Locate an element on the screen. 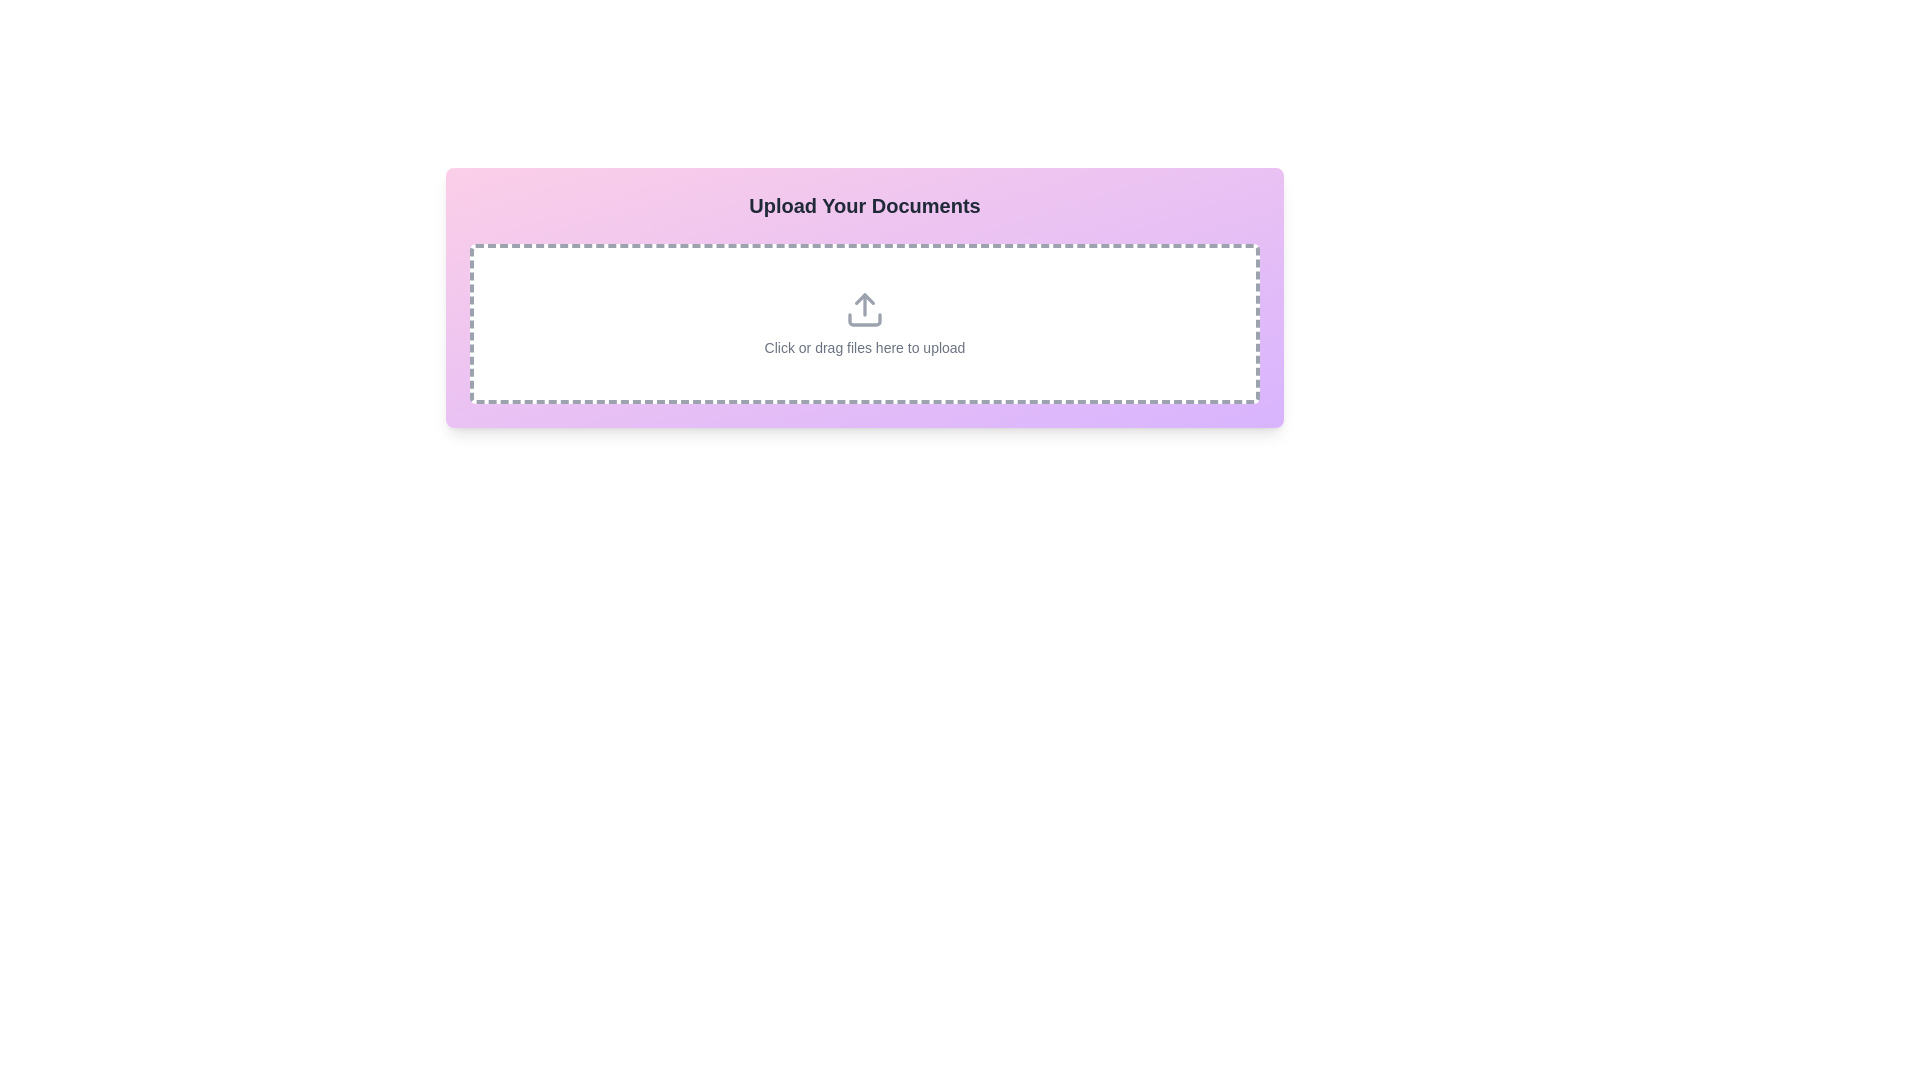 This screenshot has width=1920, height=1080. the bottom segment of the upload icon, which is part of the drag-and-drop area labeled 'Click or drag files here to upload.' is located at coordinates (864, 319).